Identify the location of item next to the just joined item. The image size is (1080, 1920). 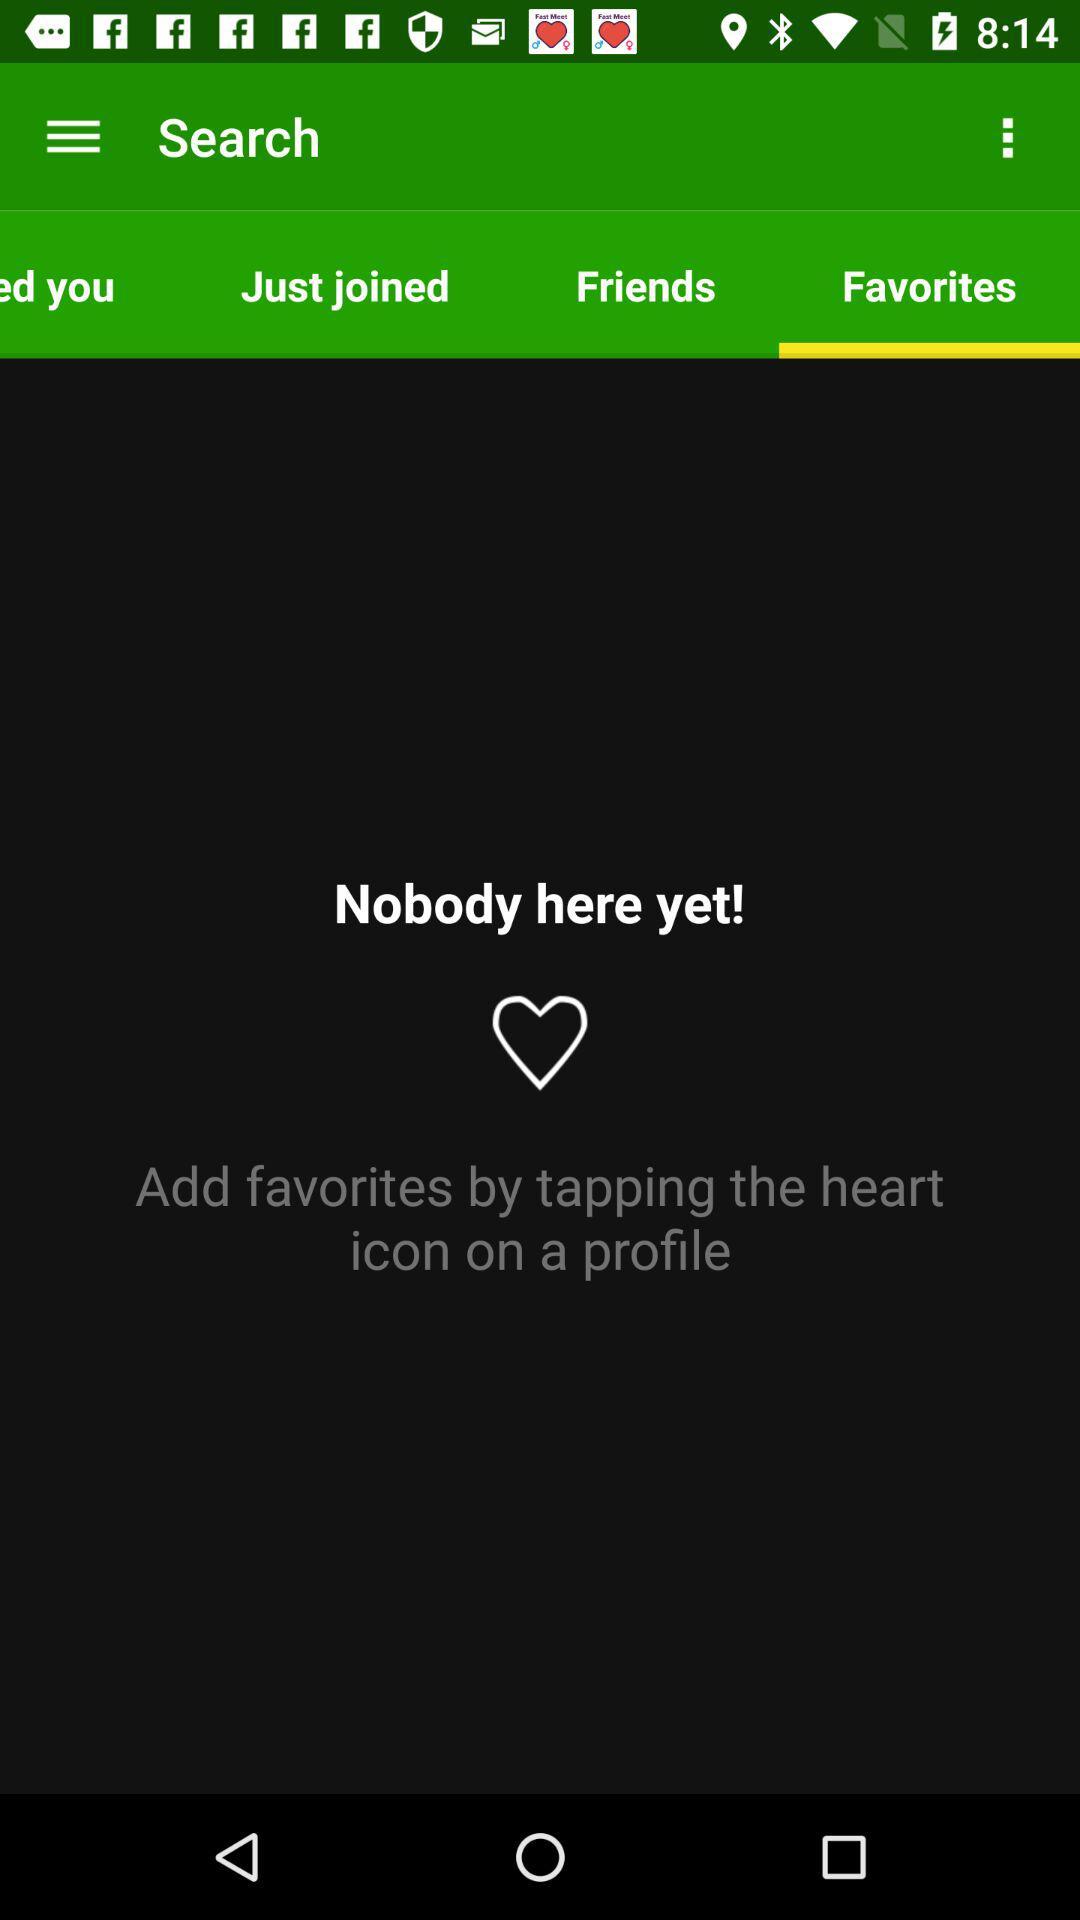
(87, 283).